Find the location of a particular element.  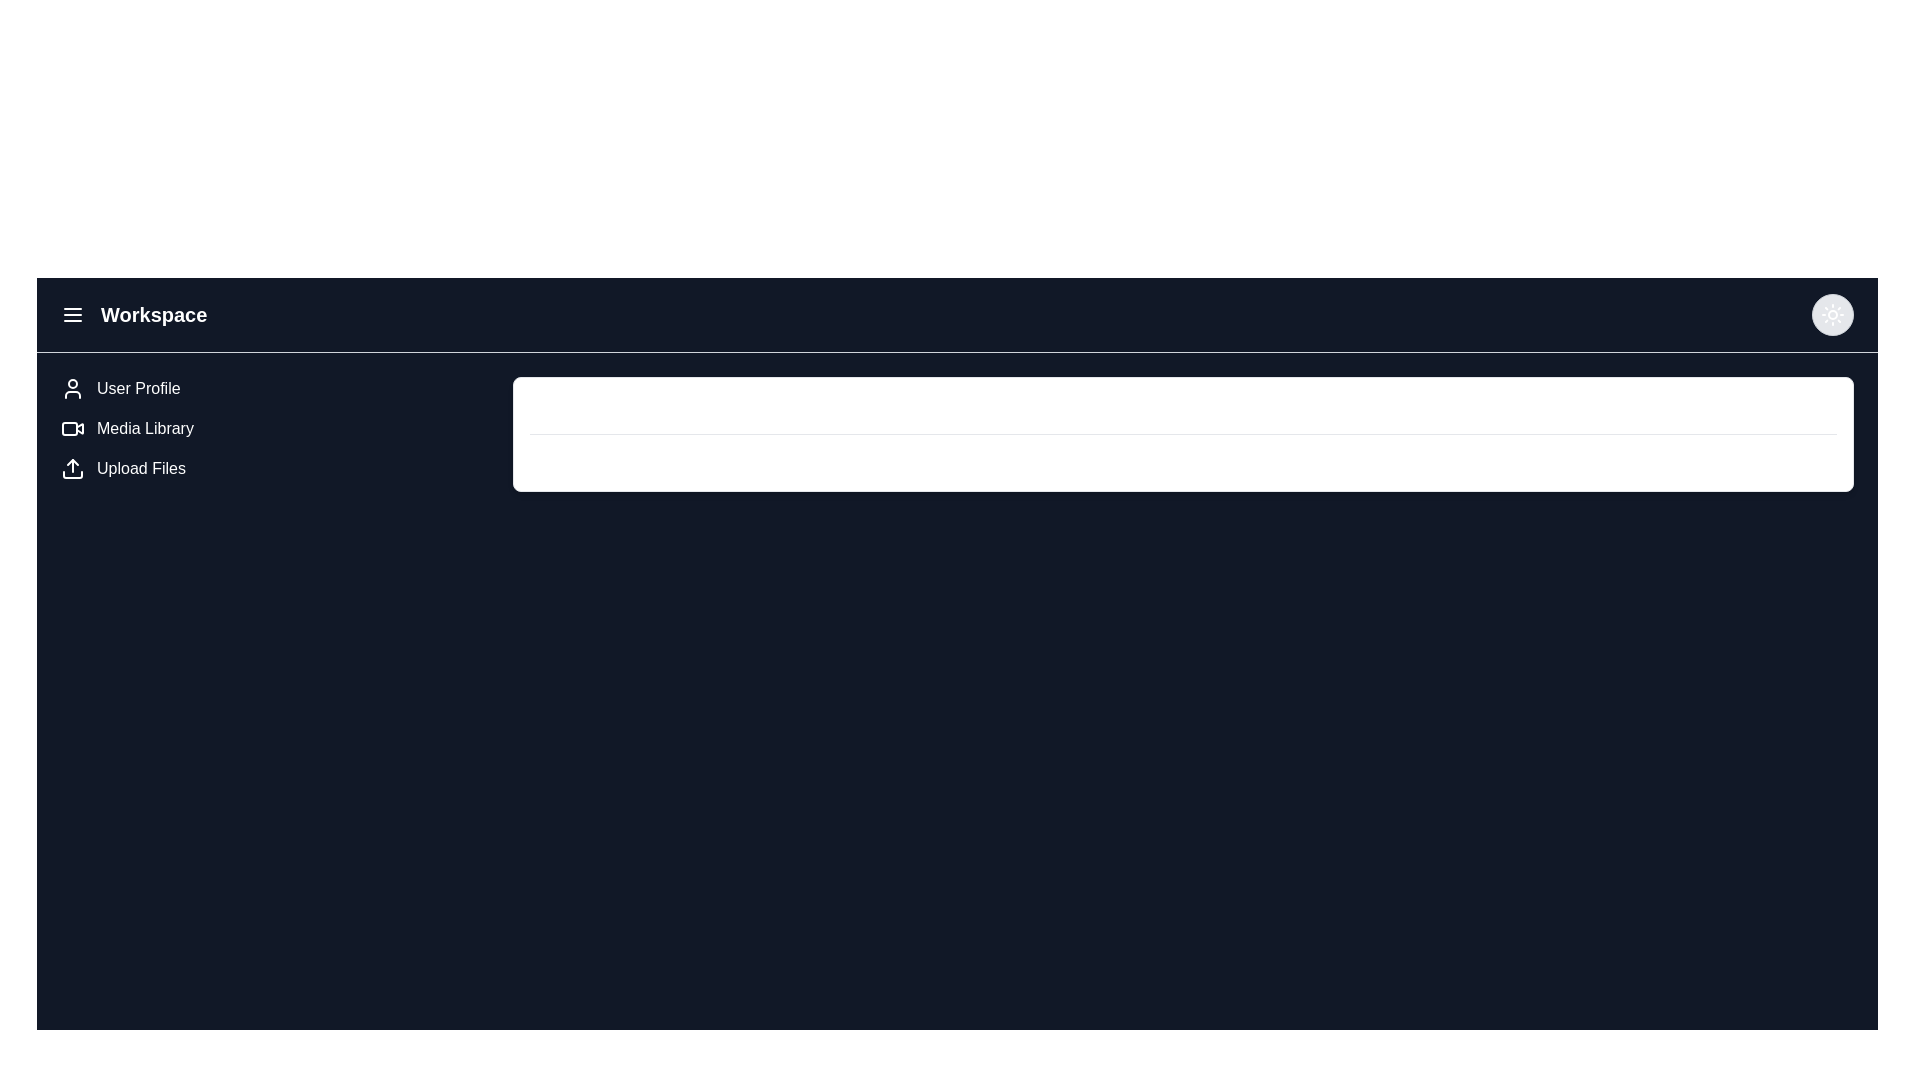

the third navigation menu item located in the left vertical navigation menu is located at coordinates (140, 469).